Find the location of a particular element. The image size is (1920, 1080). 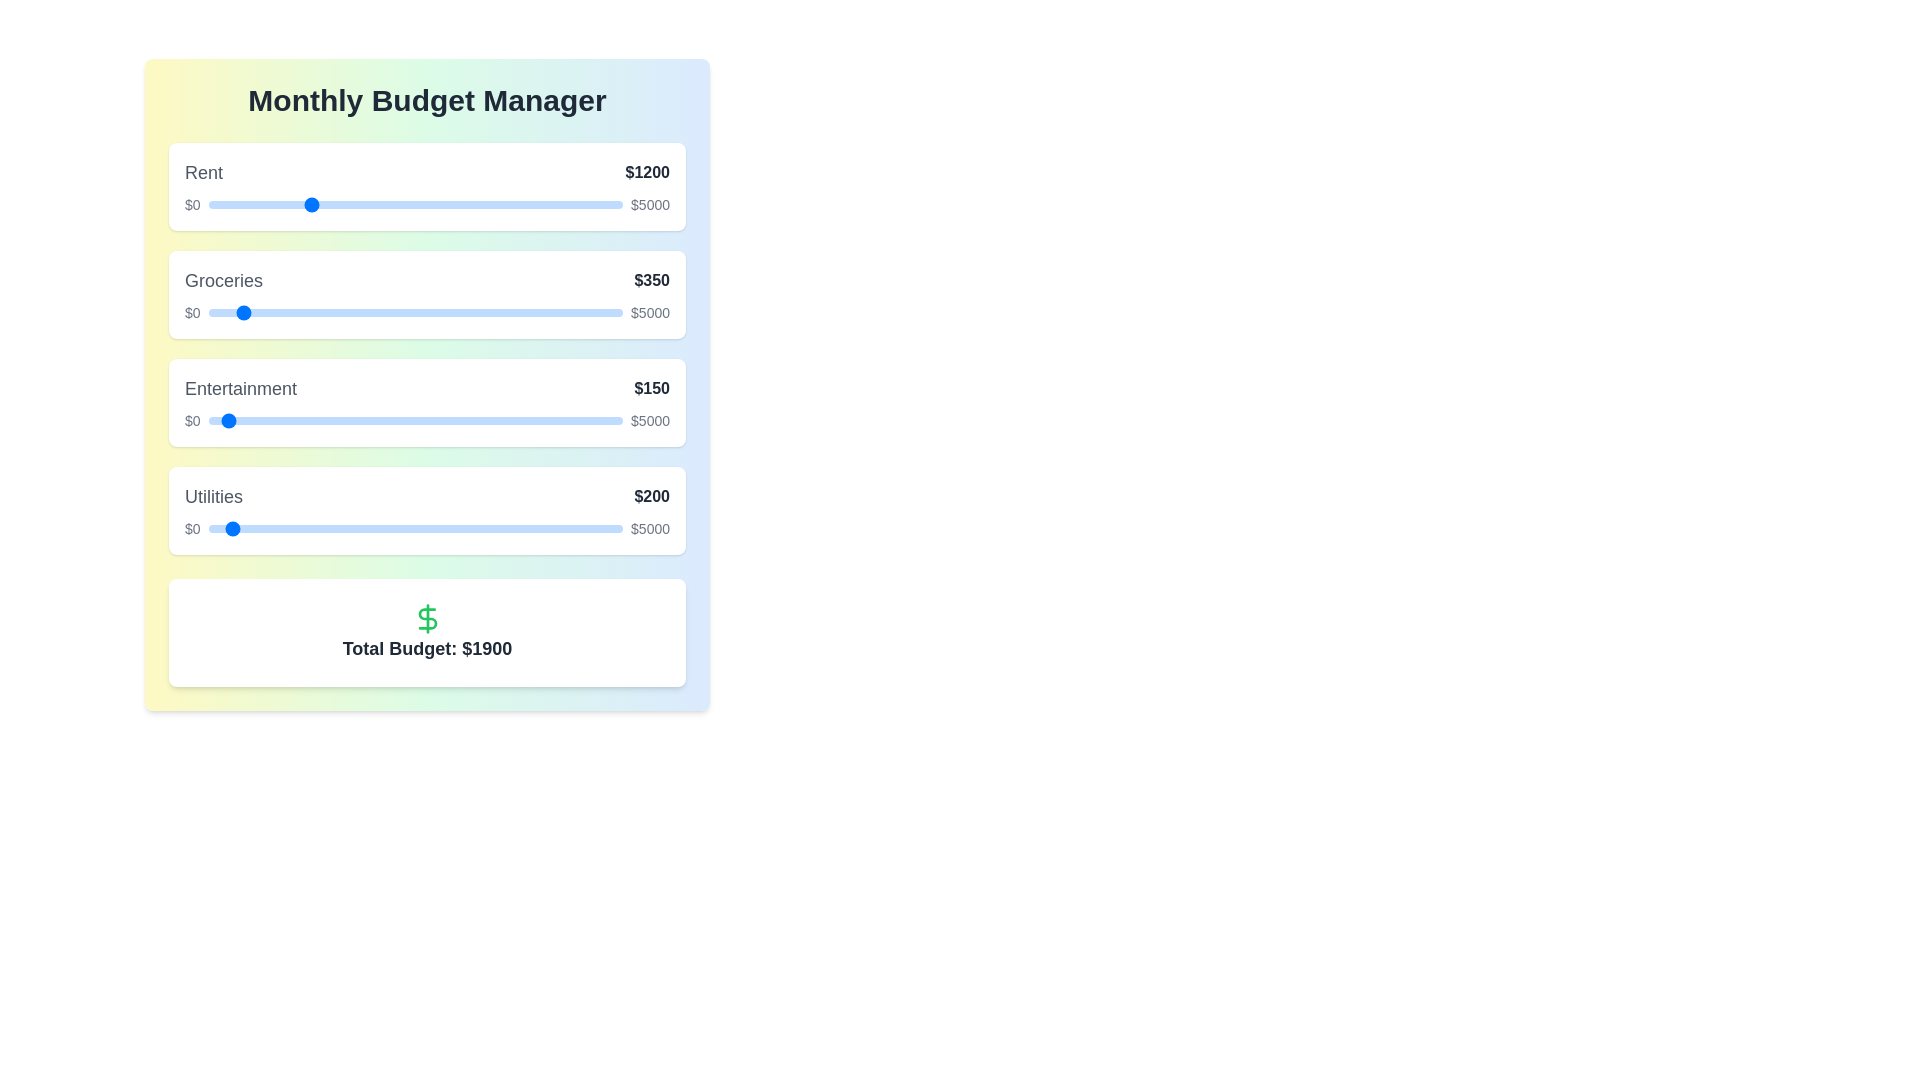

the value of the slider is located at coordinates (289, 419).